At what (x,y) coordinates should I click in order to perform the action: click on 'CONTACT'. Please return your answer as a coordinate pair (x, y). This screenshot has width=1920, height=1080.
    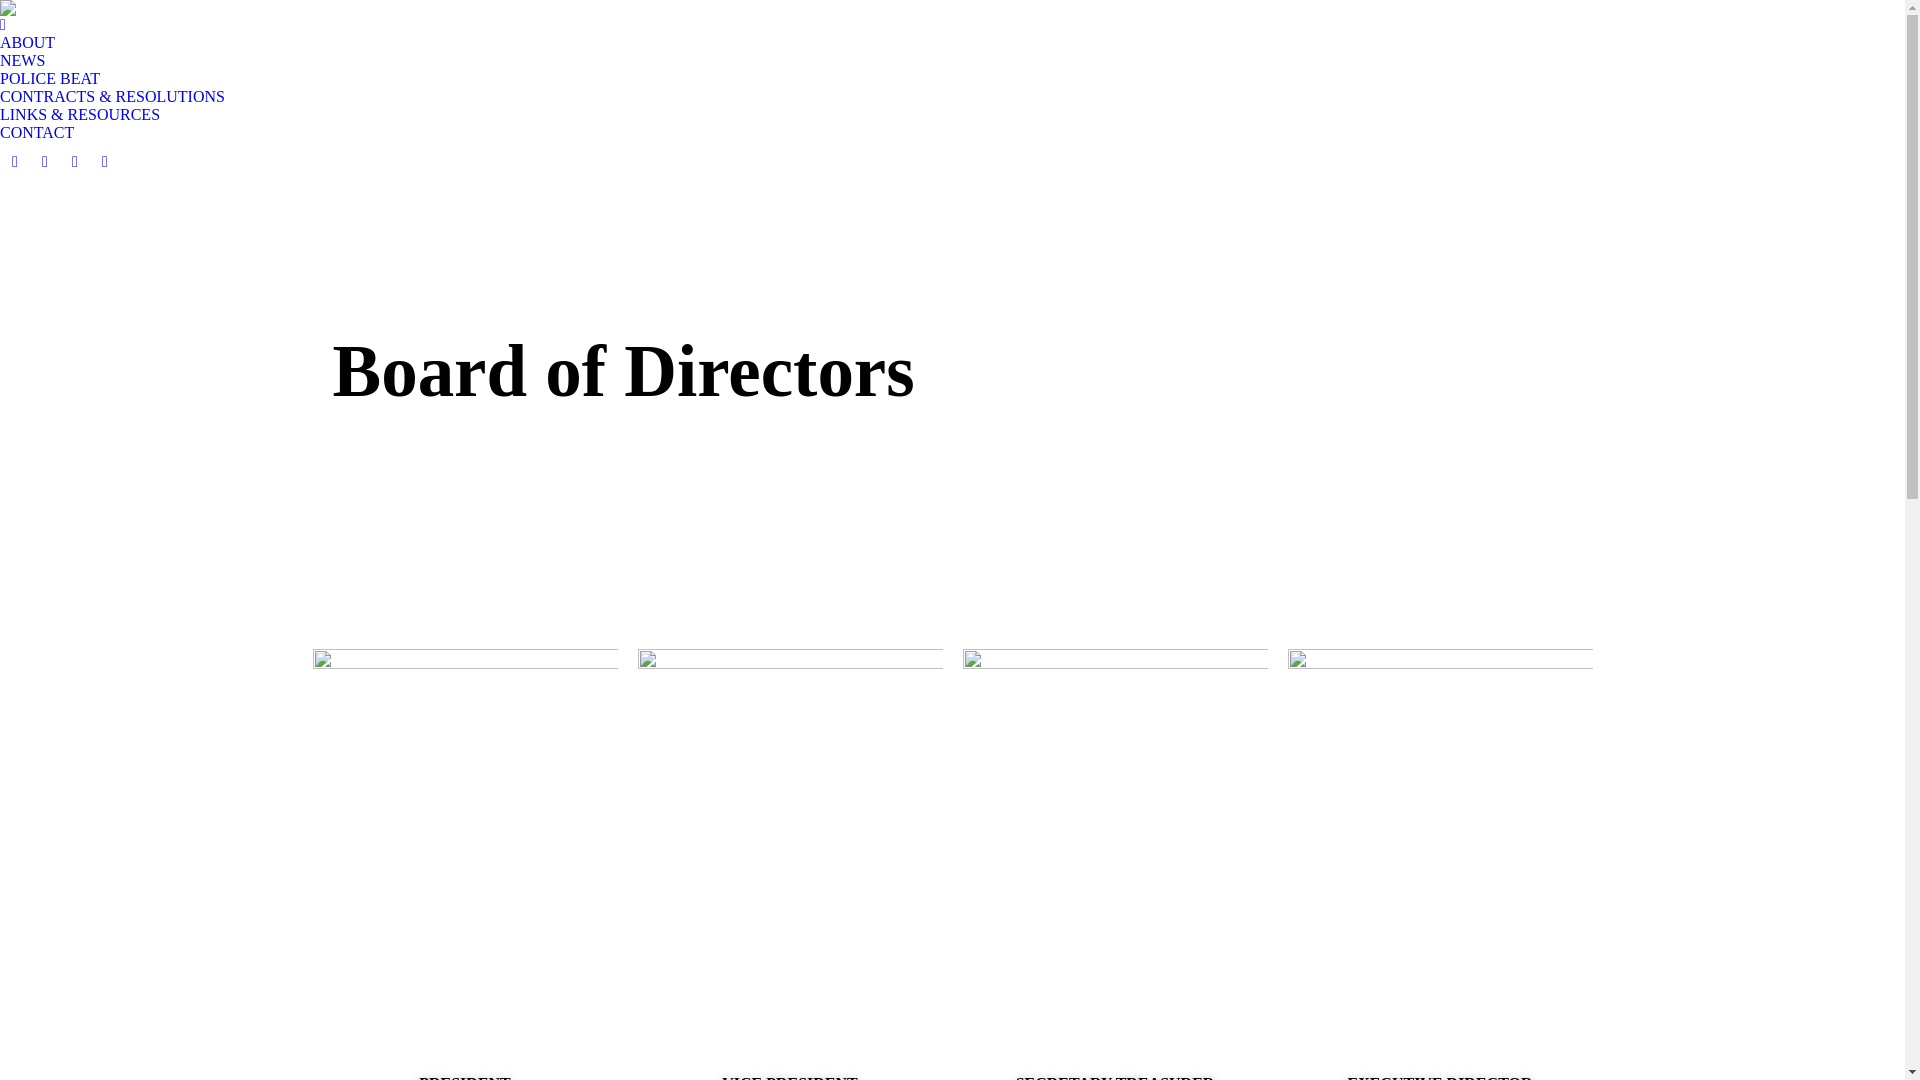
    Looking at the image, I should click on (37, 132).